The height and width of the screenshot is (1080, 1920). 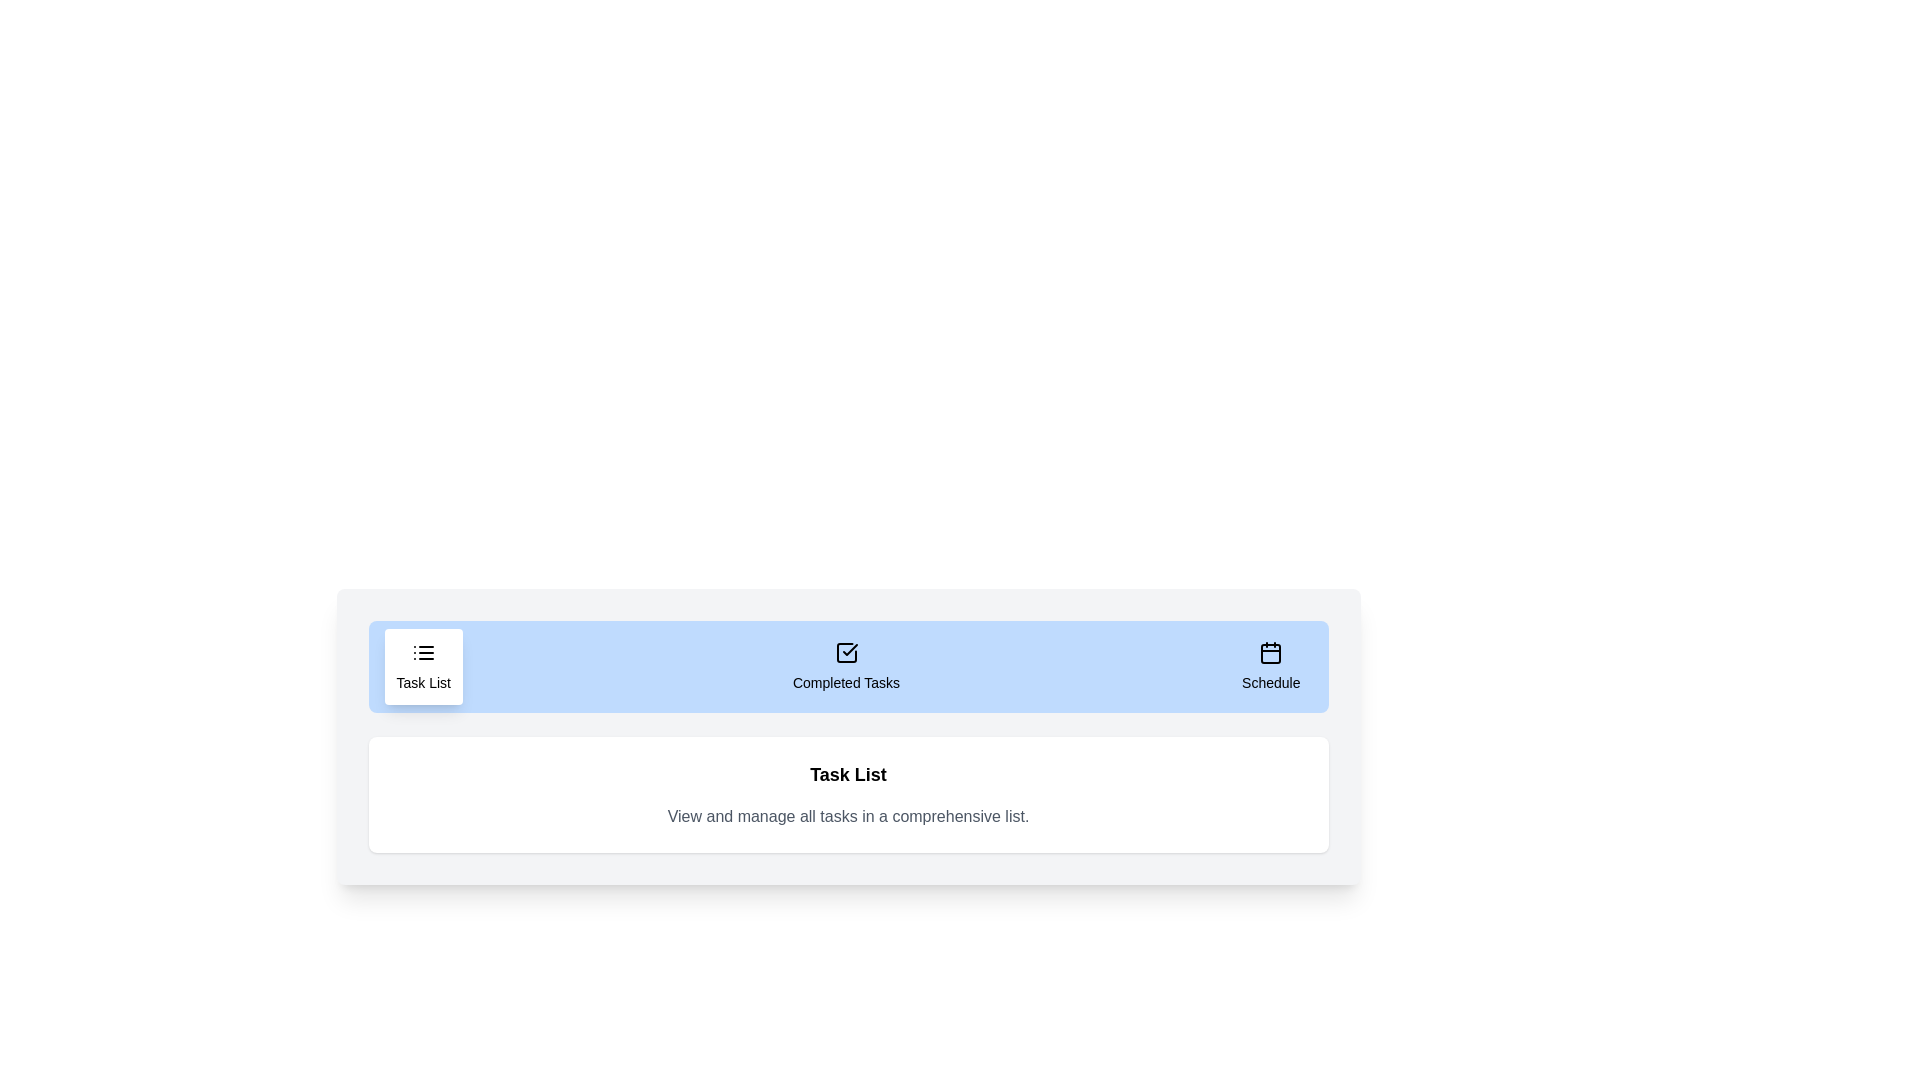 I want to click on the 'Task List' tab to display its content, so click(x=422, y=667).